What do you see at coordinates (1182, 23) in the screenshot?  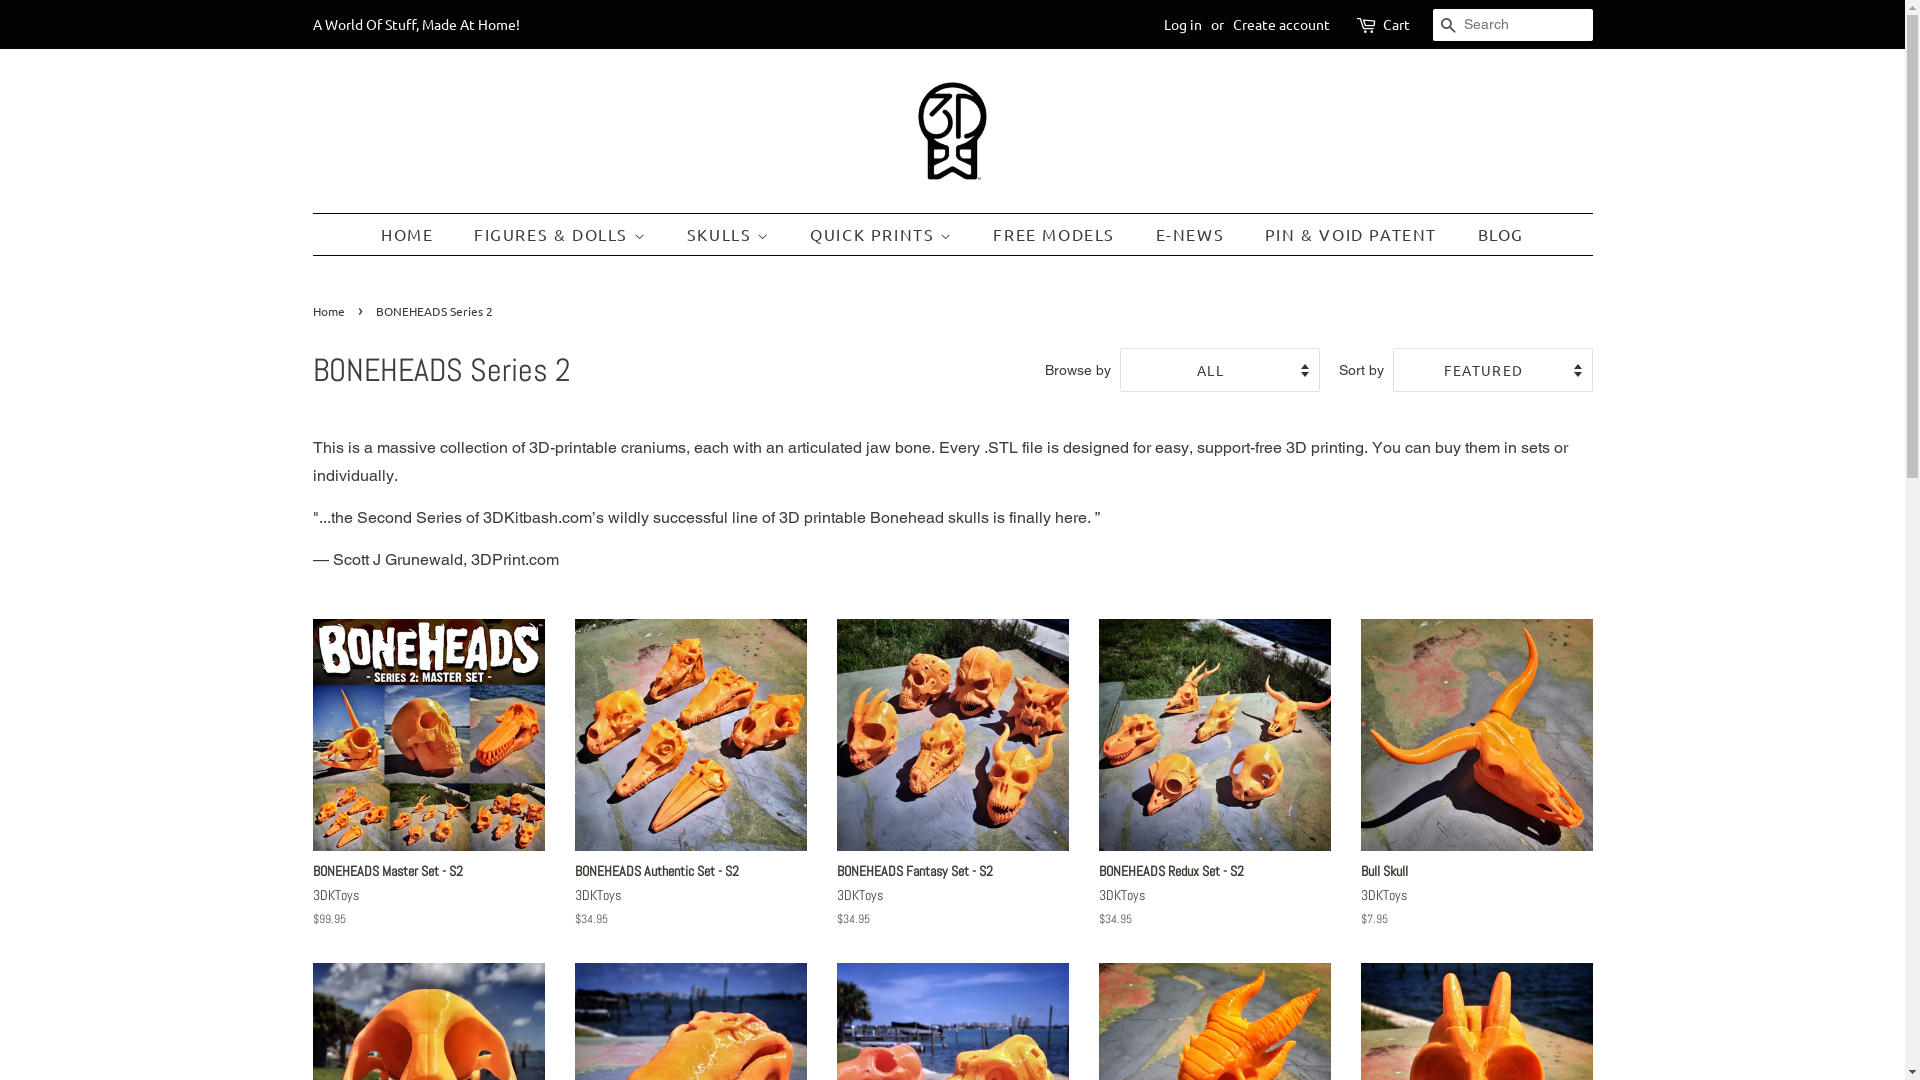 I see `'Log in'` at bounding box center [1182, 23].